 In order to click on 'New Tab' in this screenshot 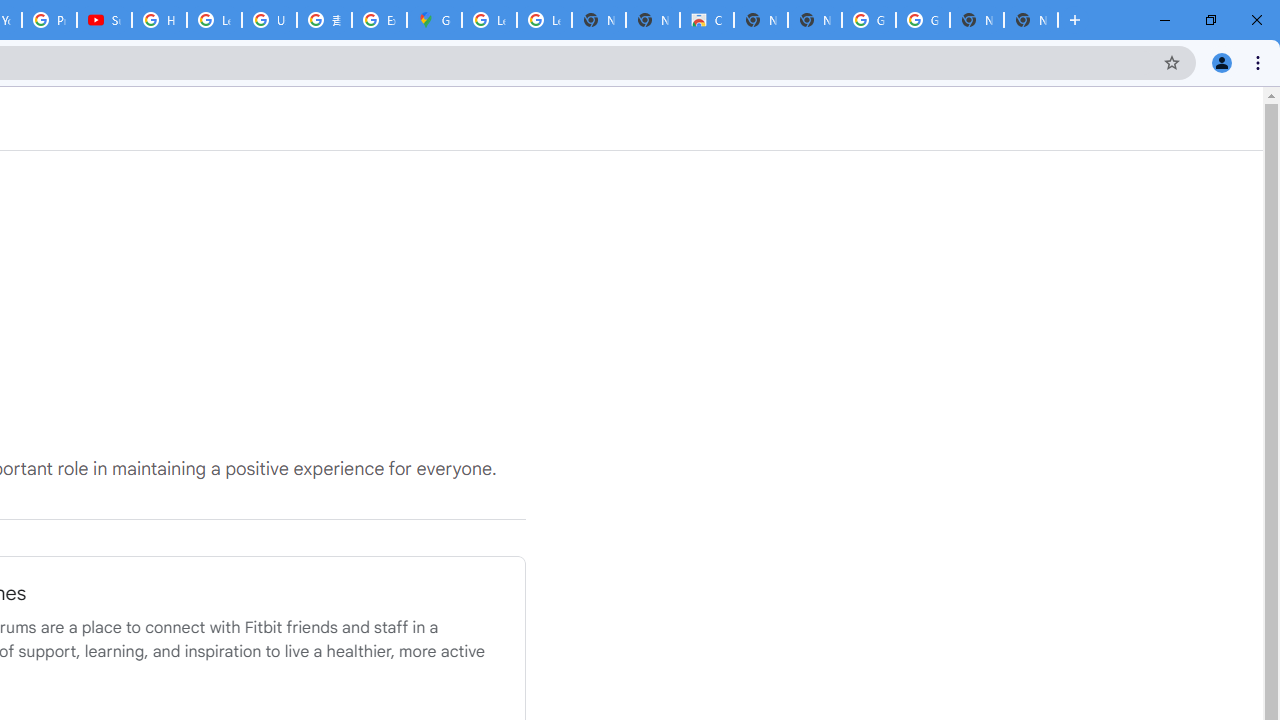, I will do `click(1031, 20)`.